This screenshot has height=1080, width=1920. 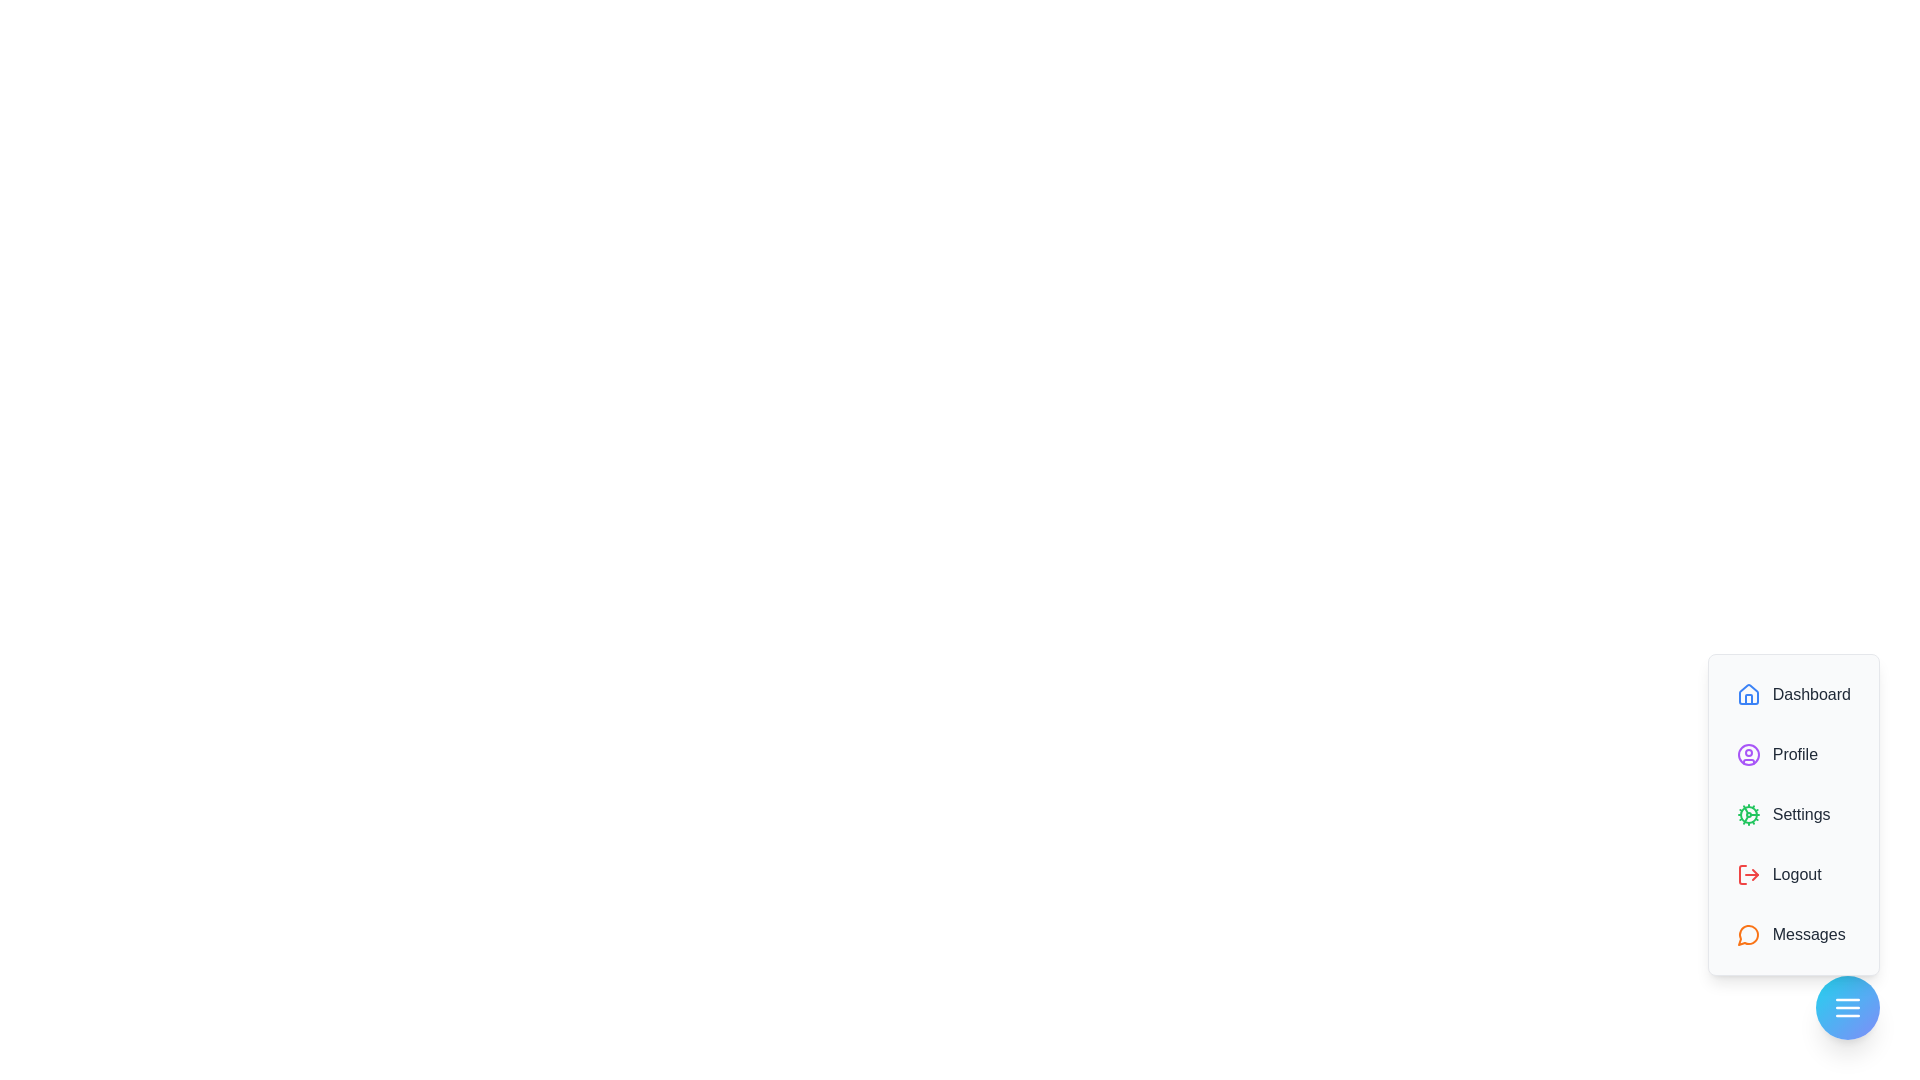 What do you see at coordinates (1793, 814) in the screenshot?
I see `the 'Settings' button in the menu` at bounding box center [1793, 814].